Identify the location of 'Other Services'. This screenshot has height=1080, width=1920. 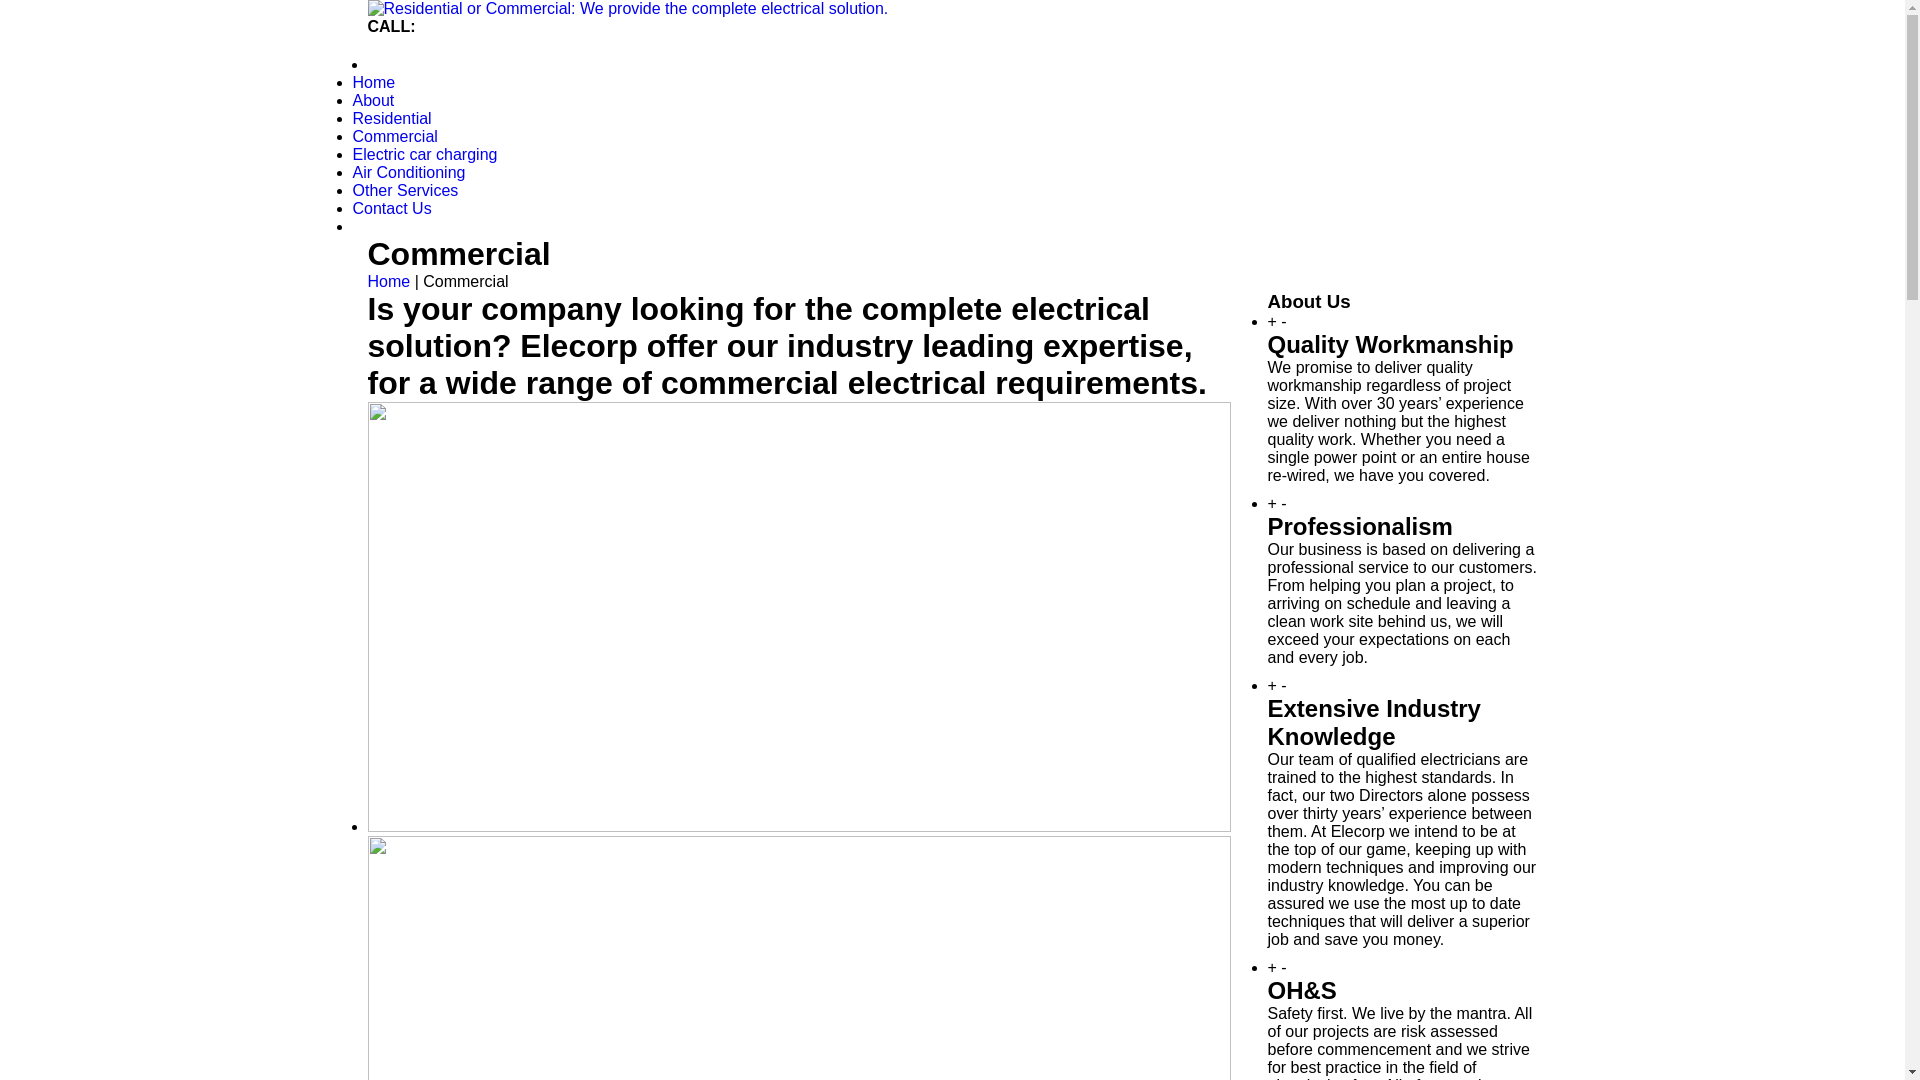
(403, 190).